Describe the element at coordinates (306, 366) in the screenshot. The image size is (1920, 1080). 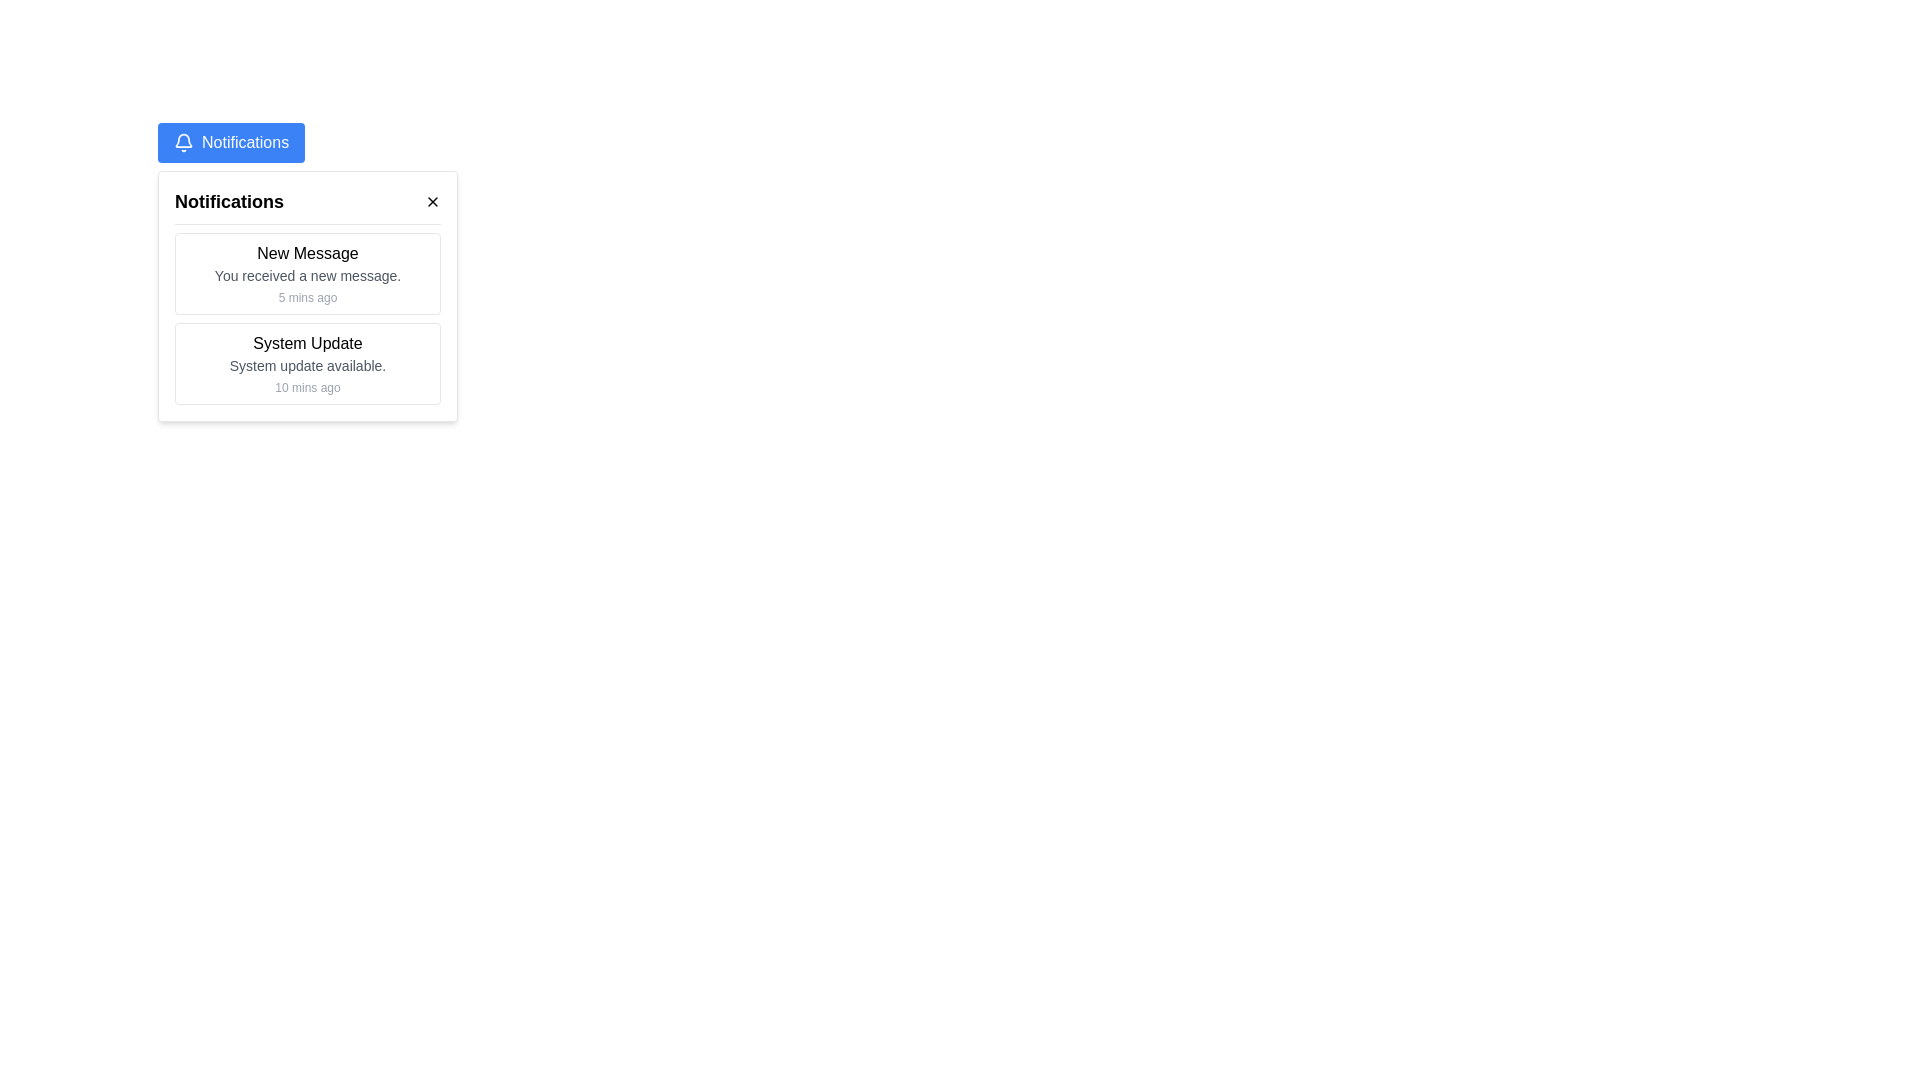
I see `the static text label that displays a notification message about a system update, which is positioned centrally below the title 'System Update' in the notifications panel` at that location.